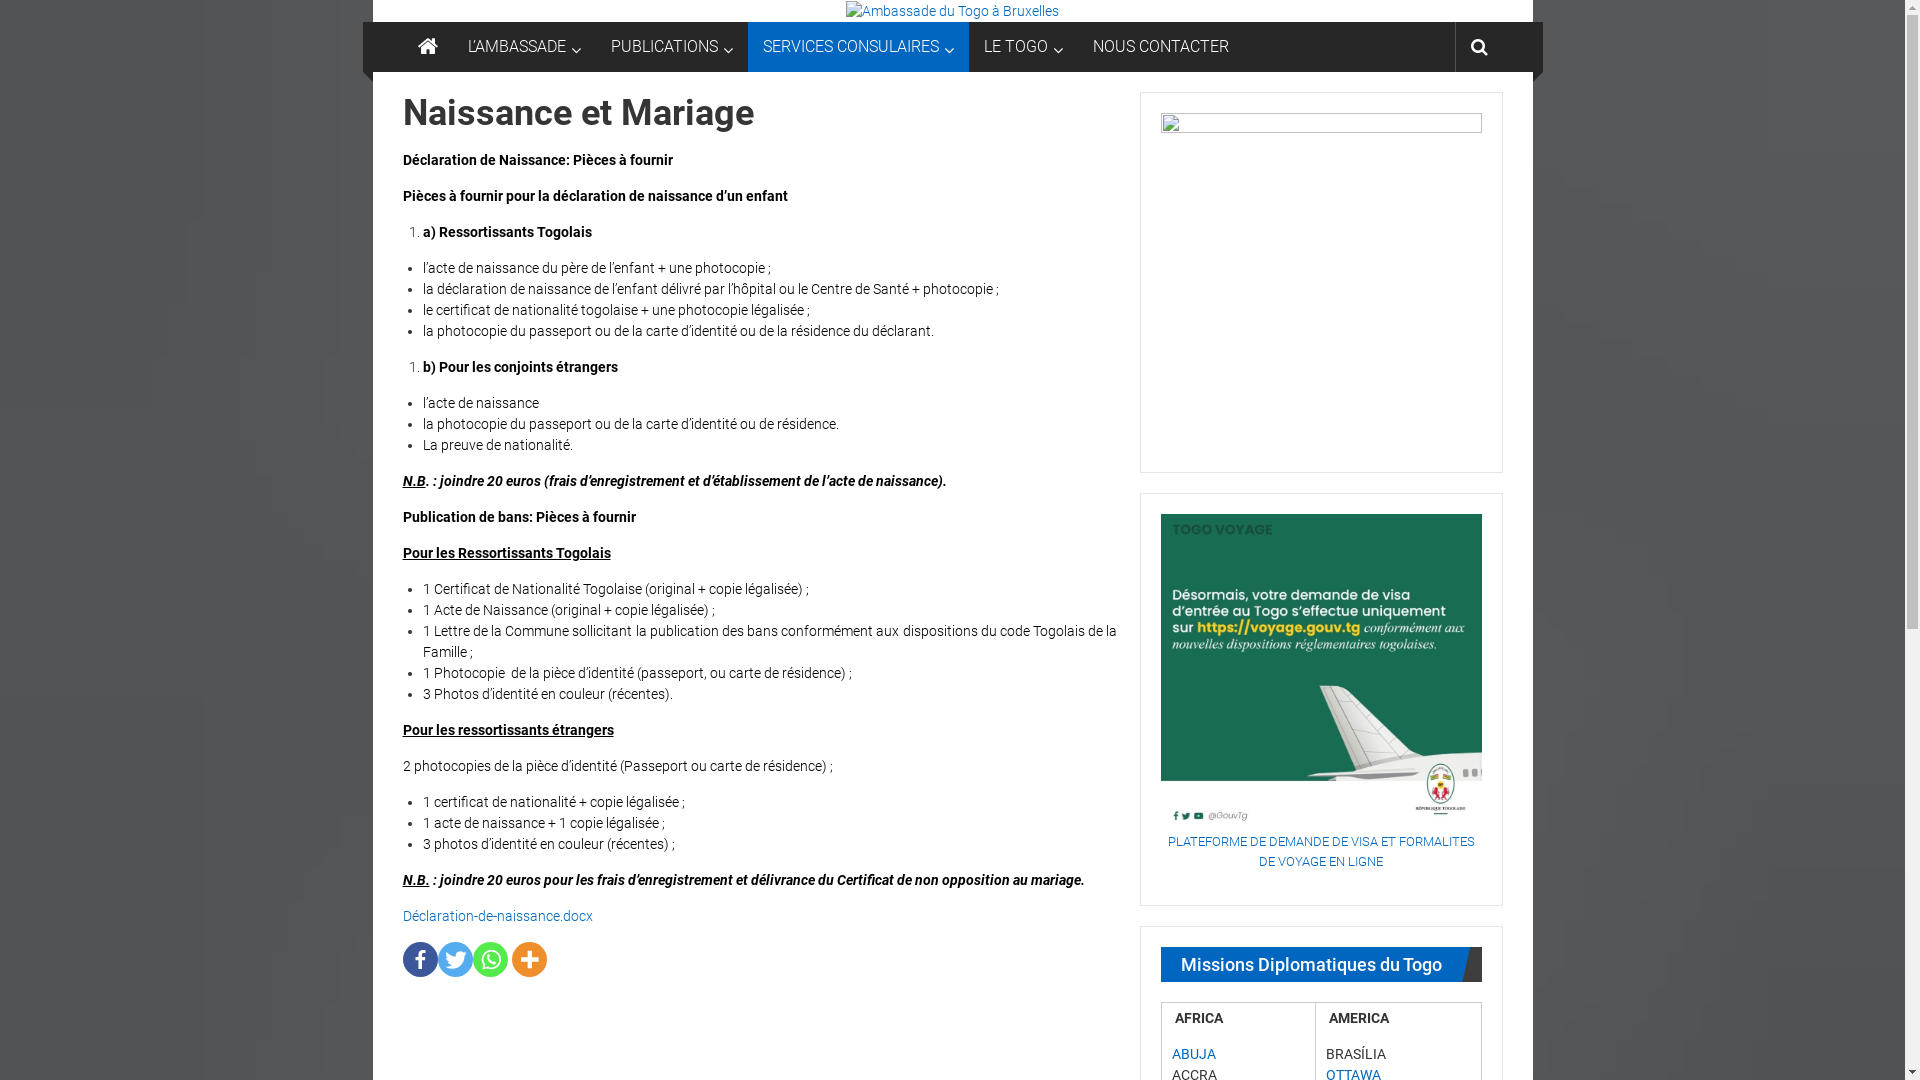 This screenshot has height=1080, width=1920. What do you see at coordinates (529, 958) in the screenshot?
I see `'More'` at bounding box center [529, 958].